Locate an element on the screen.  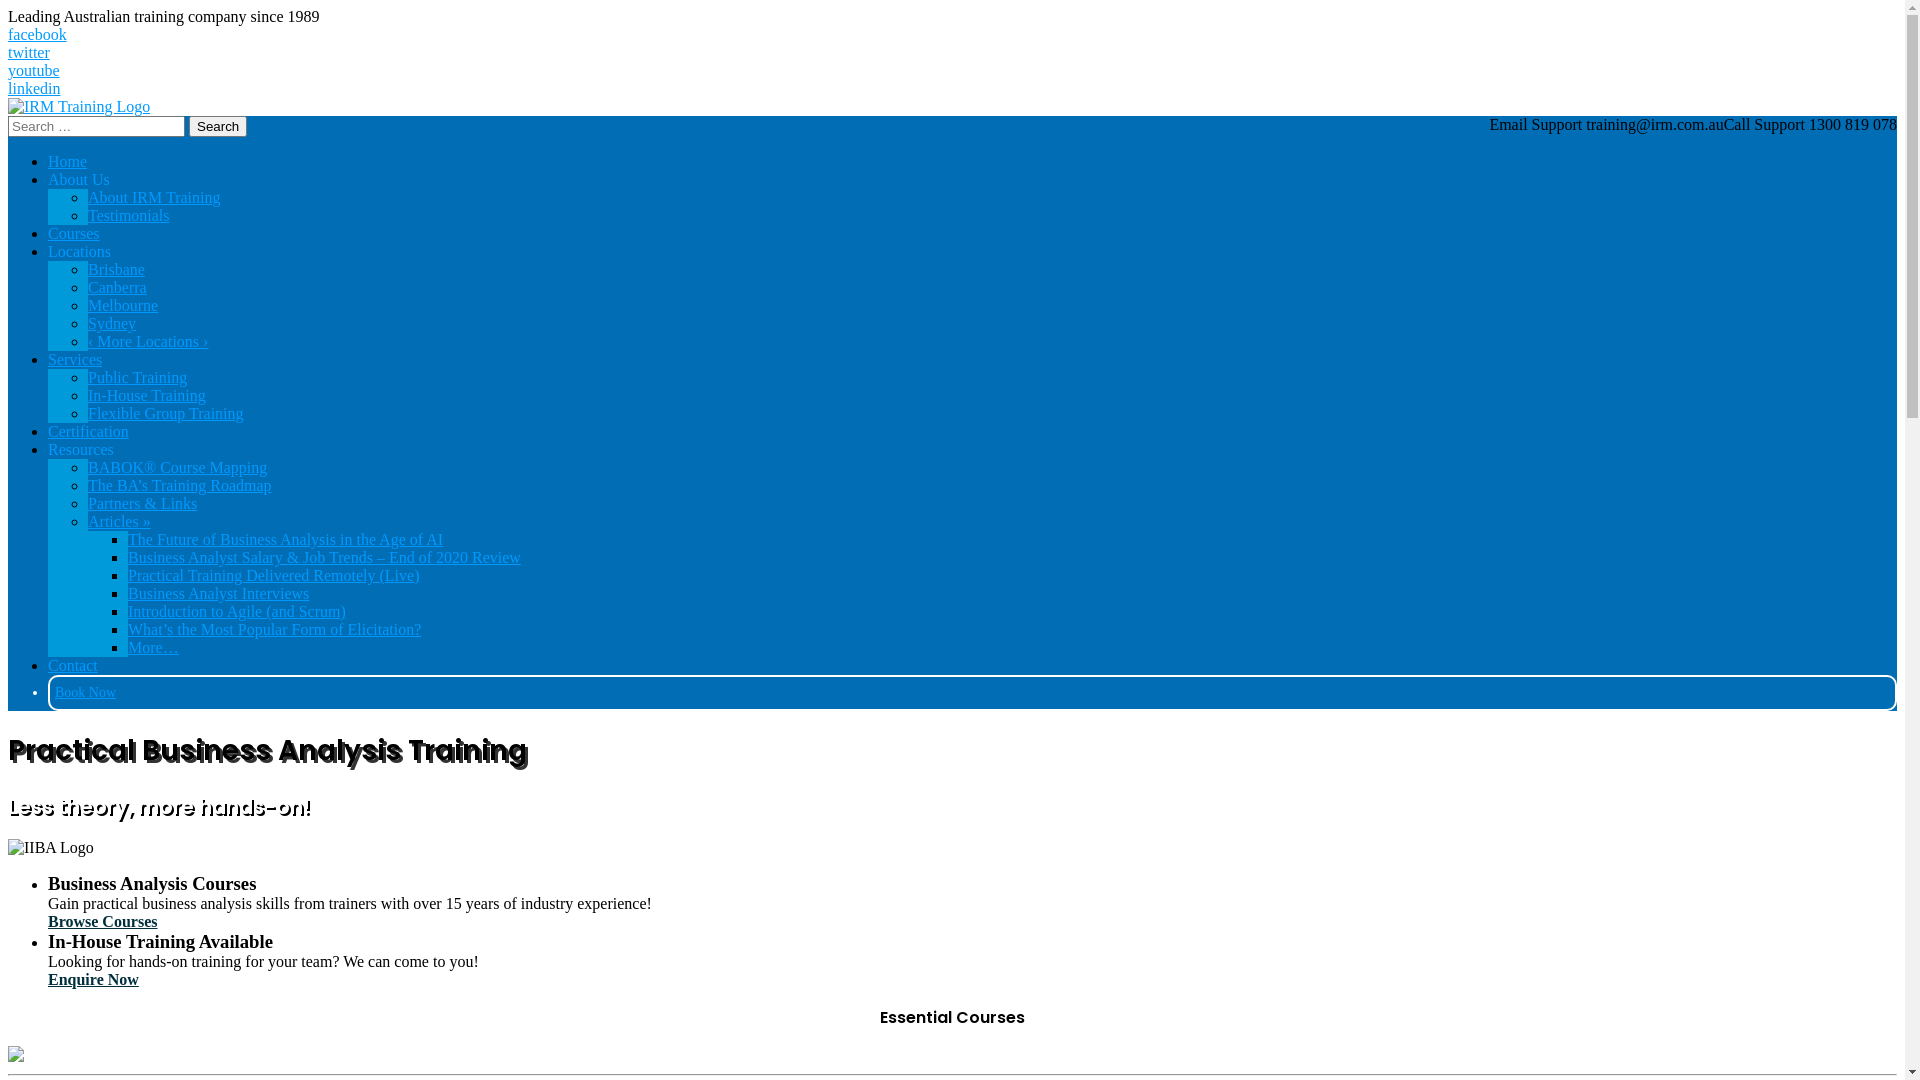
'Browse Courses' is located at coordinates (48, 921).